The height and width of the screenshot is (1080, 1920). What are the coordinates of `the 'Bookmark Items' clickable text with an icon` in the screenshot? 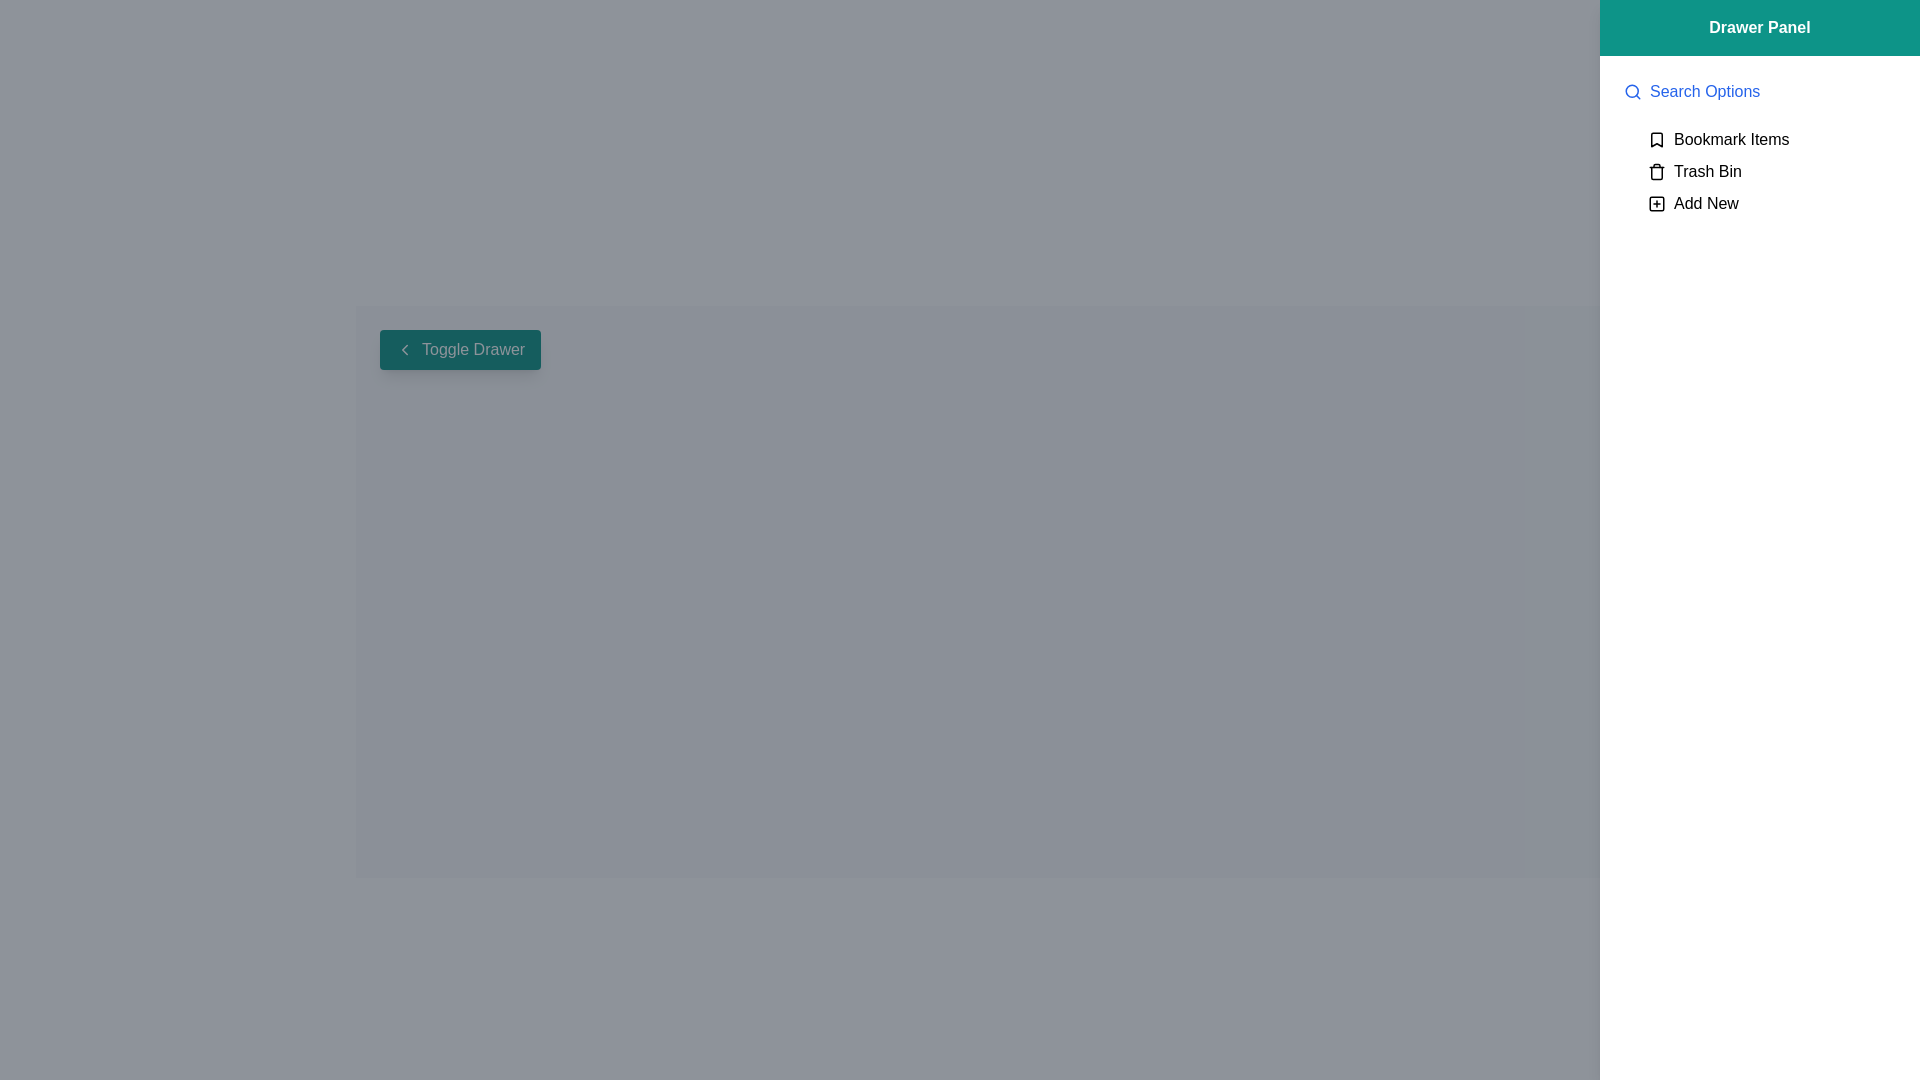 It's located at (1717, 138).